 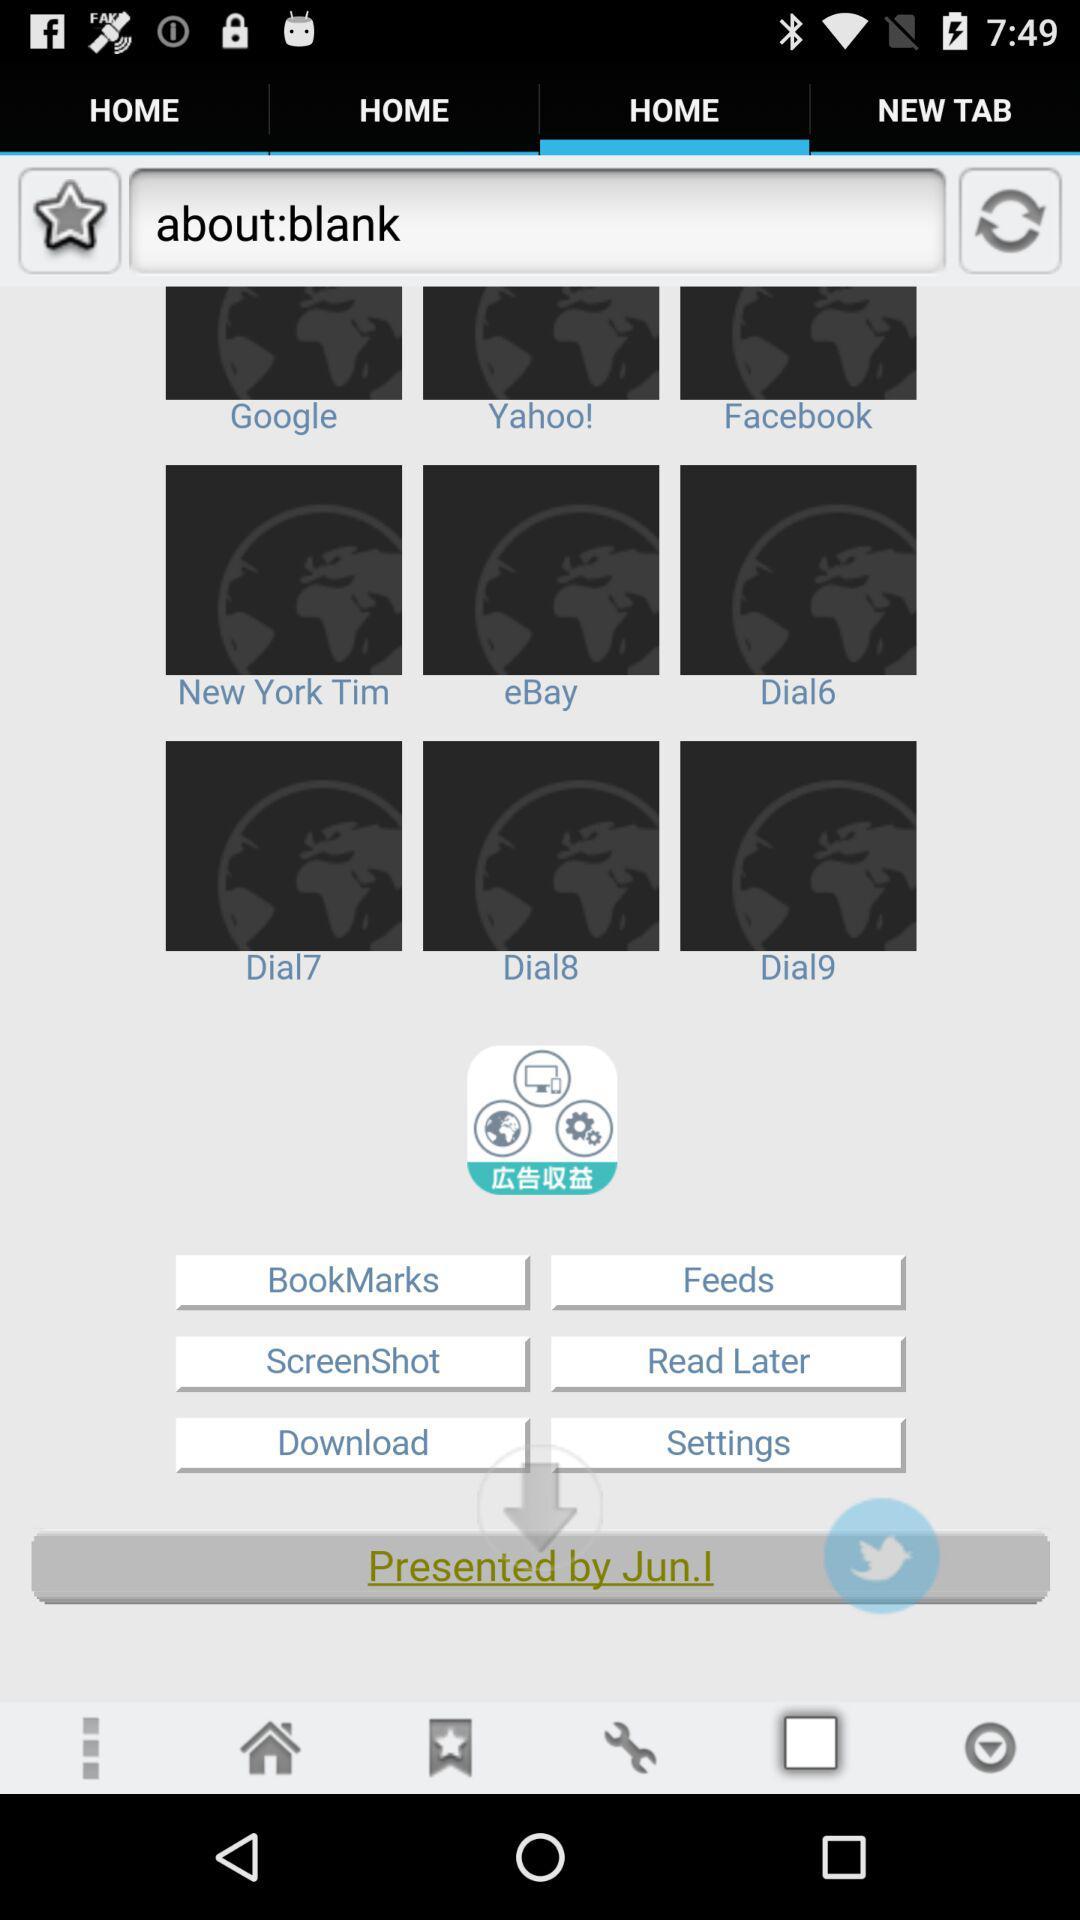 I want to click on go home, so click(x=270, y=1746).